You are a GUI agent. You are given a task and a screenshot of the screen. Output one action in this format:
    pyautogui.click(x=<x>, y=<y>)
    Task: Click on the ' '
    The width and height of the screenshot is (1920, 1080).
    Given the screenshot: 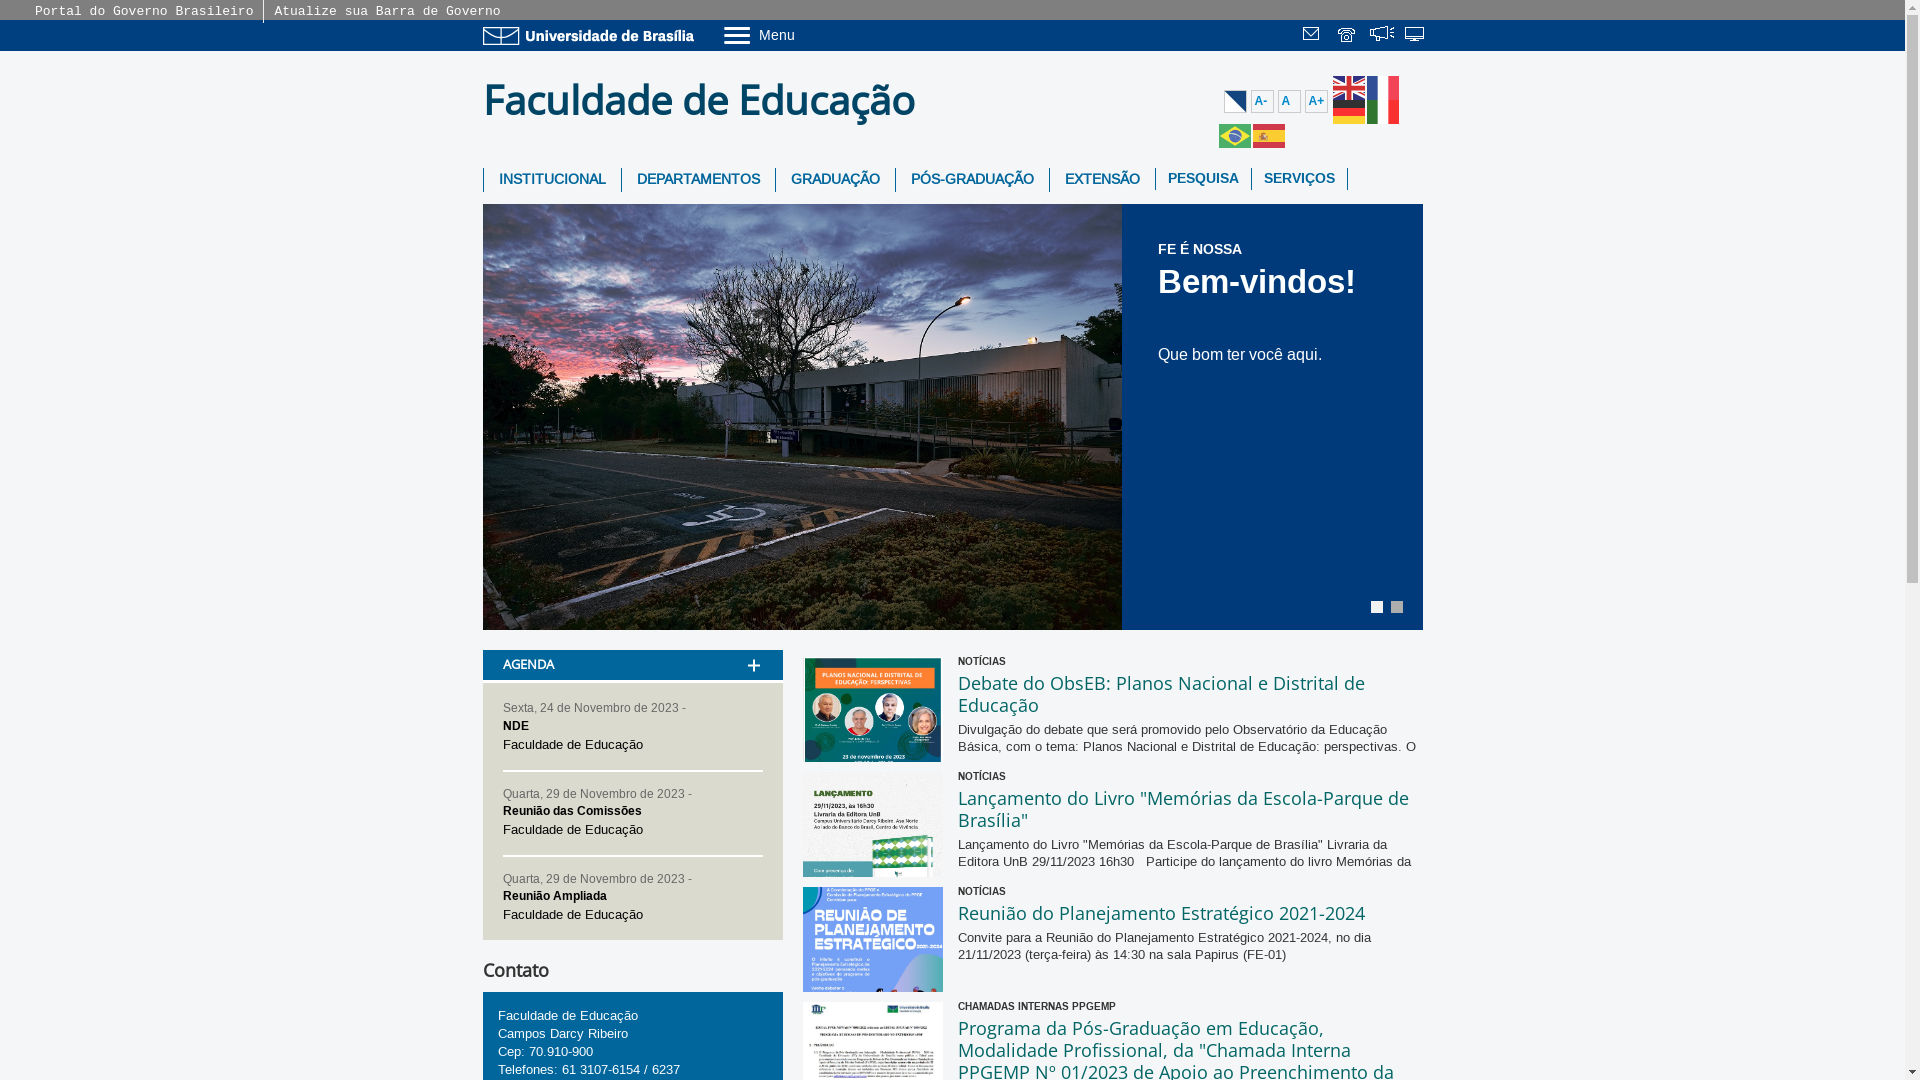 What is the action you would take?
    pyautogui.click(x=1348, y=36)
    